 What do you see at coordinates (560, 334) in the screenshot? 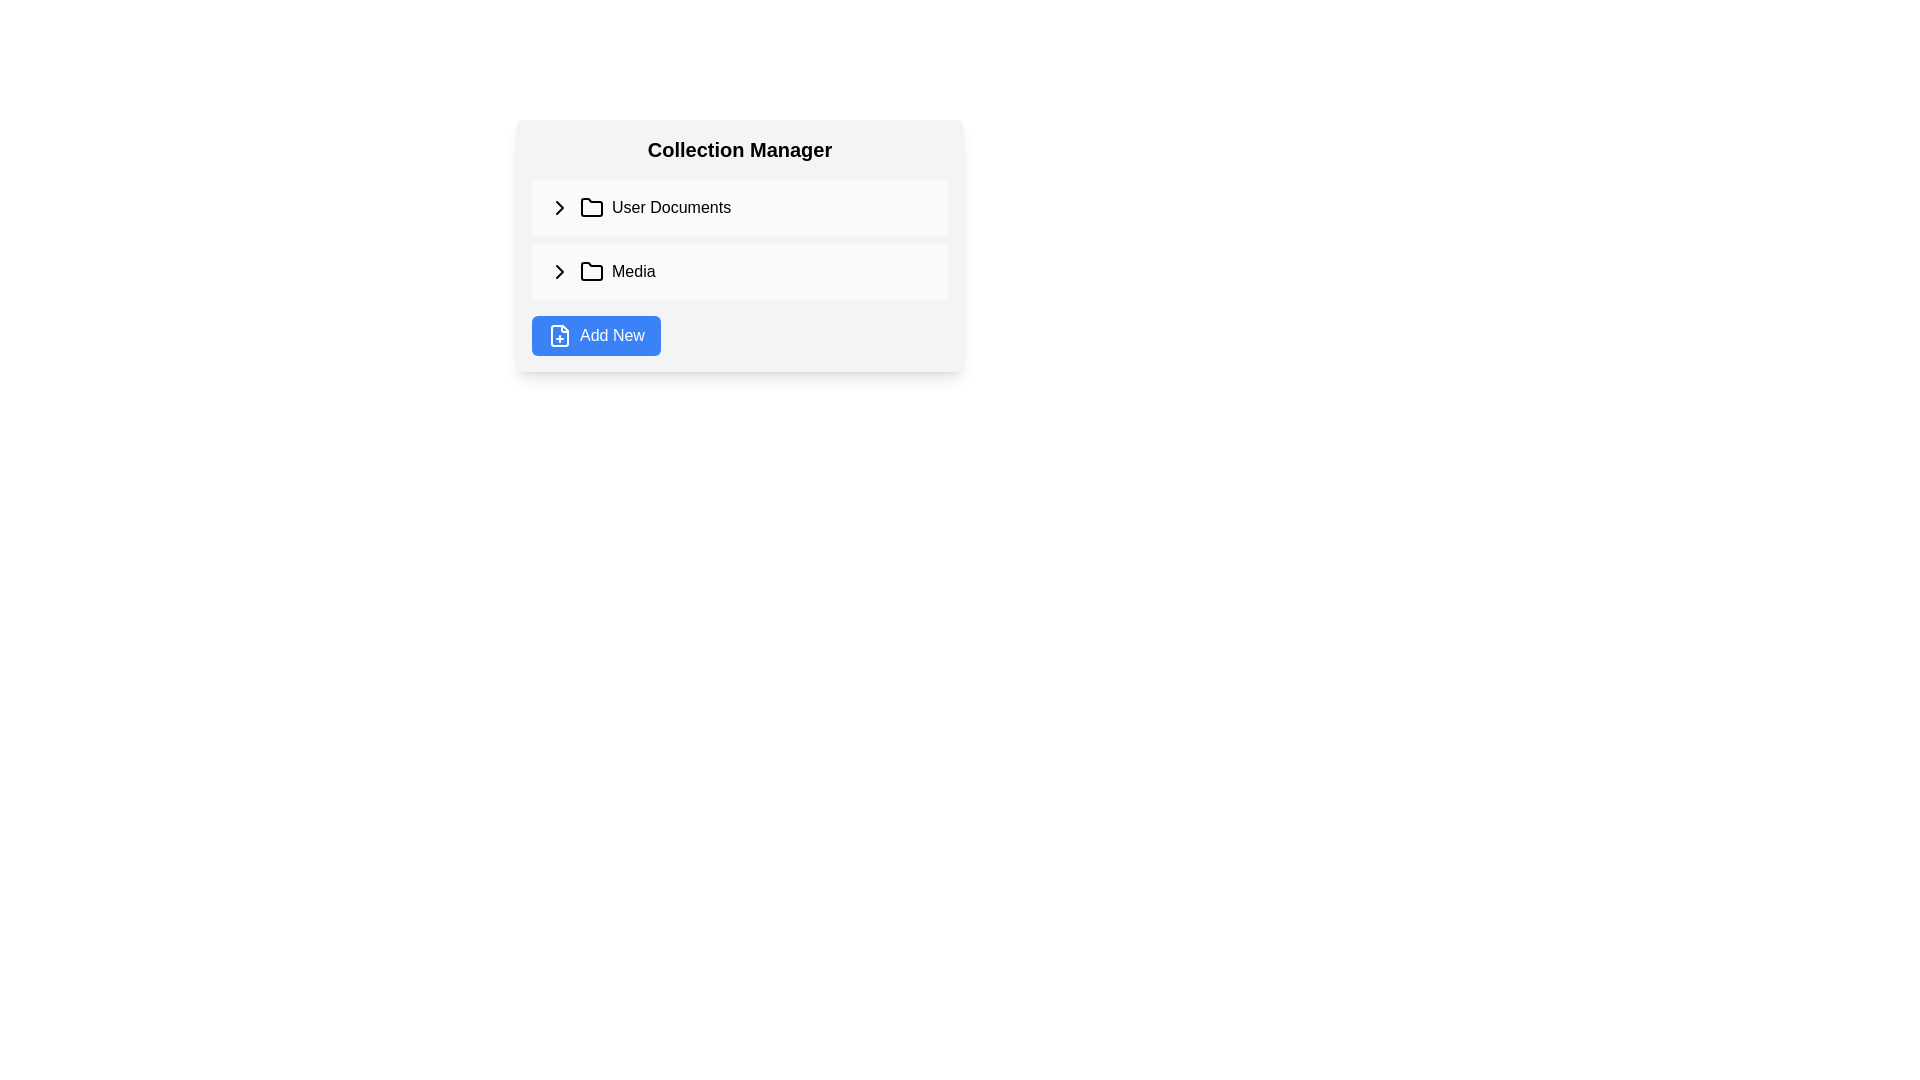
I see `the add new item icon located to the left of the text label within the 'Add New' button` at bounding box center [560, 334].